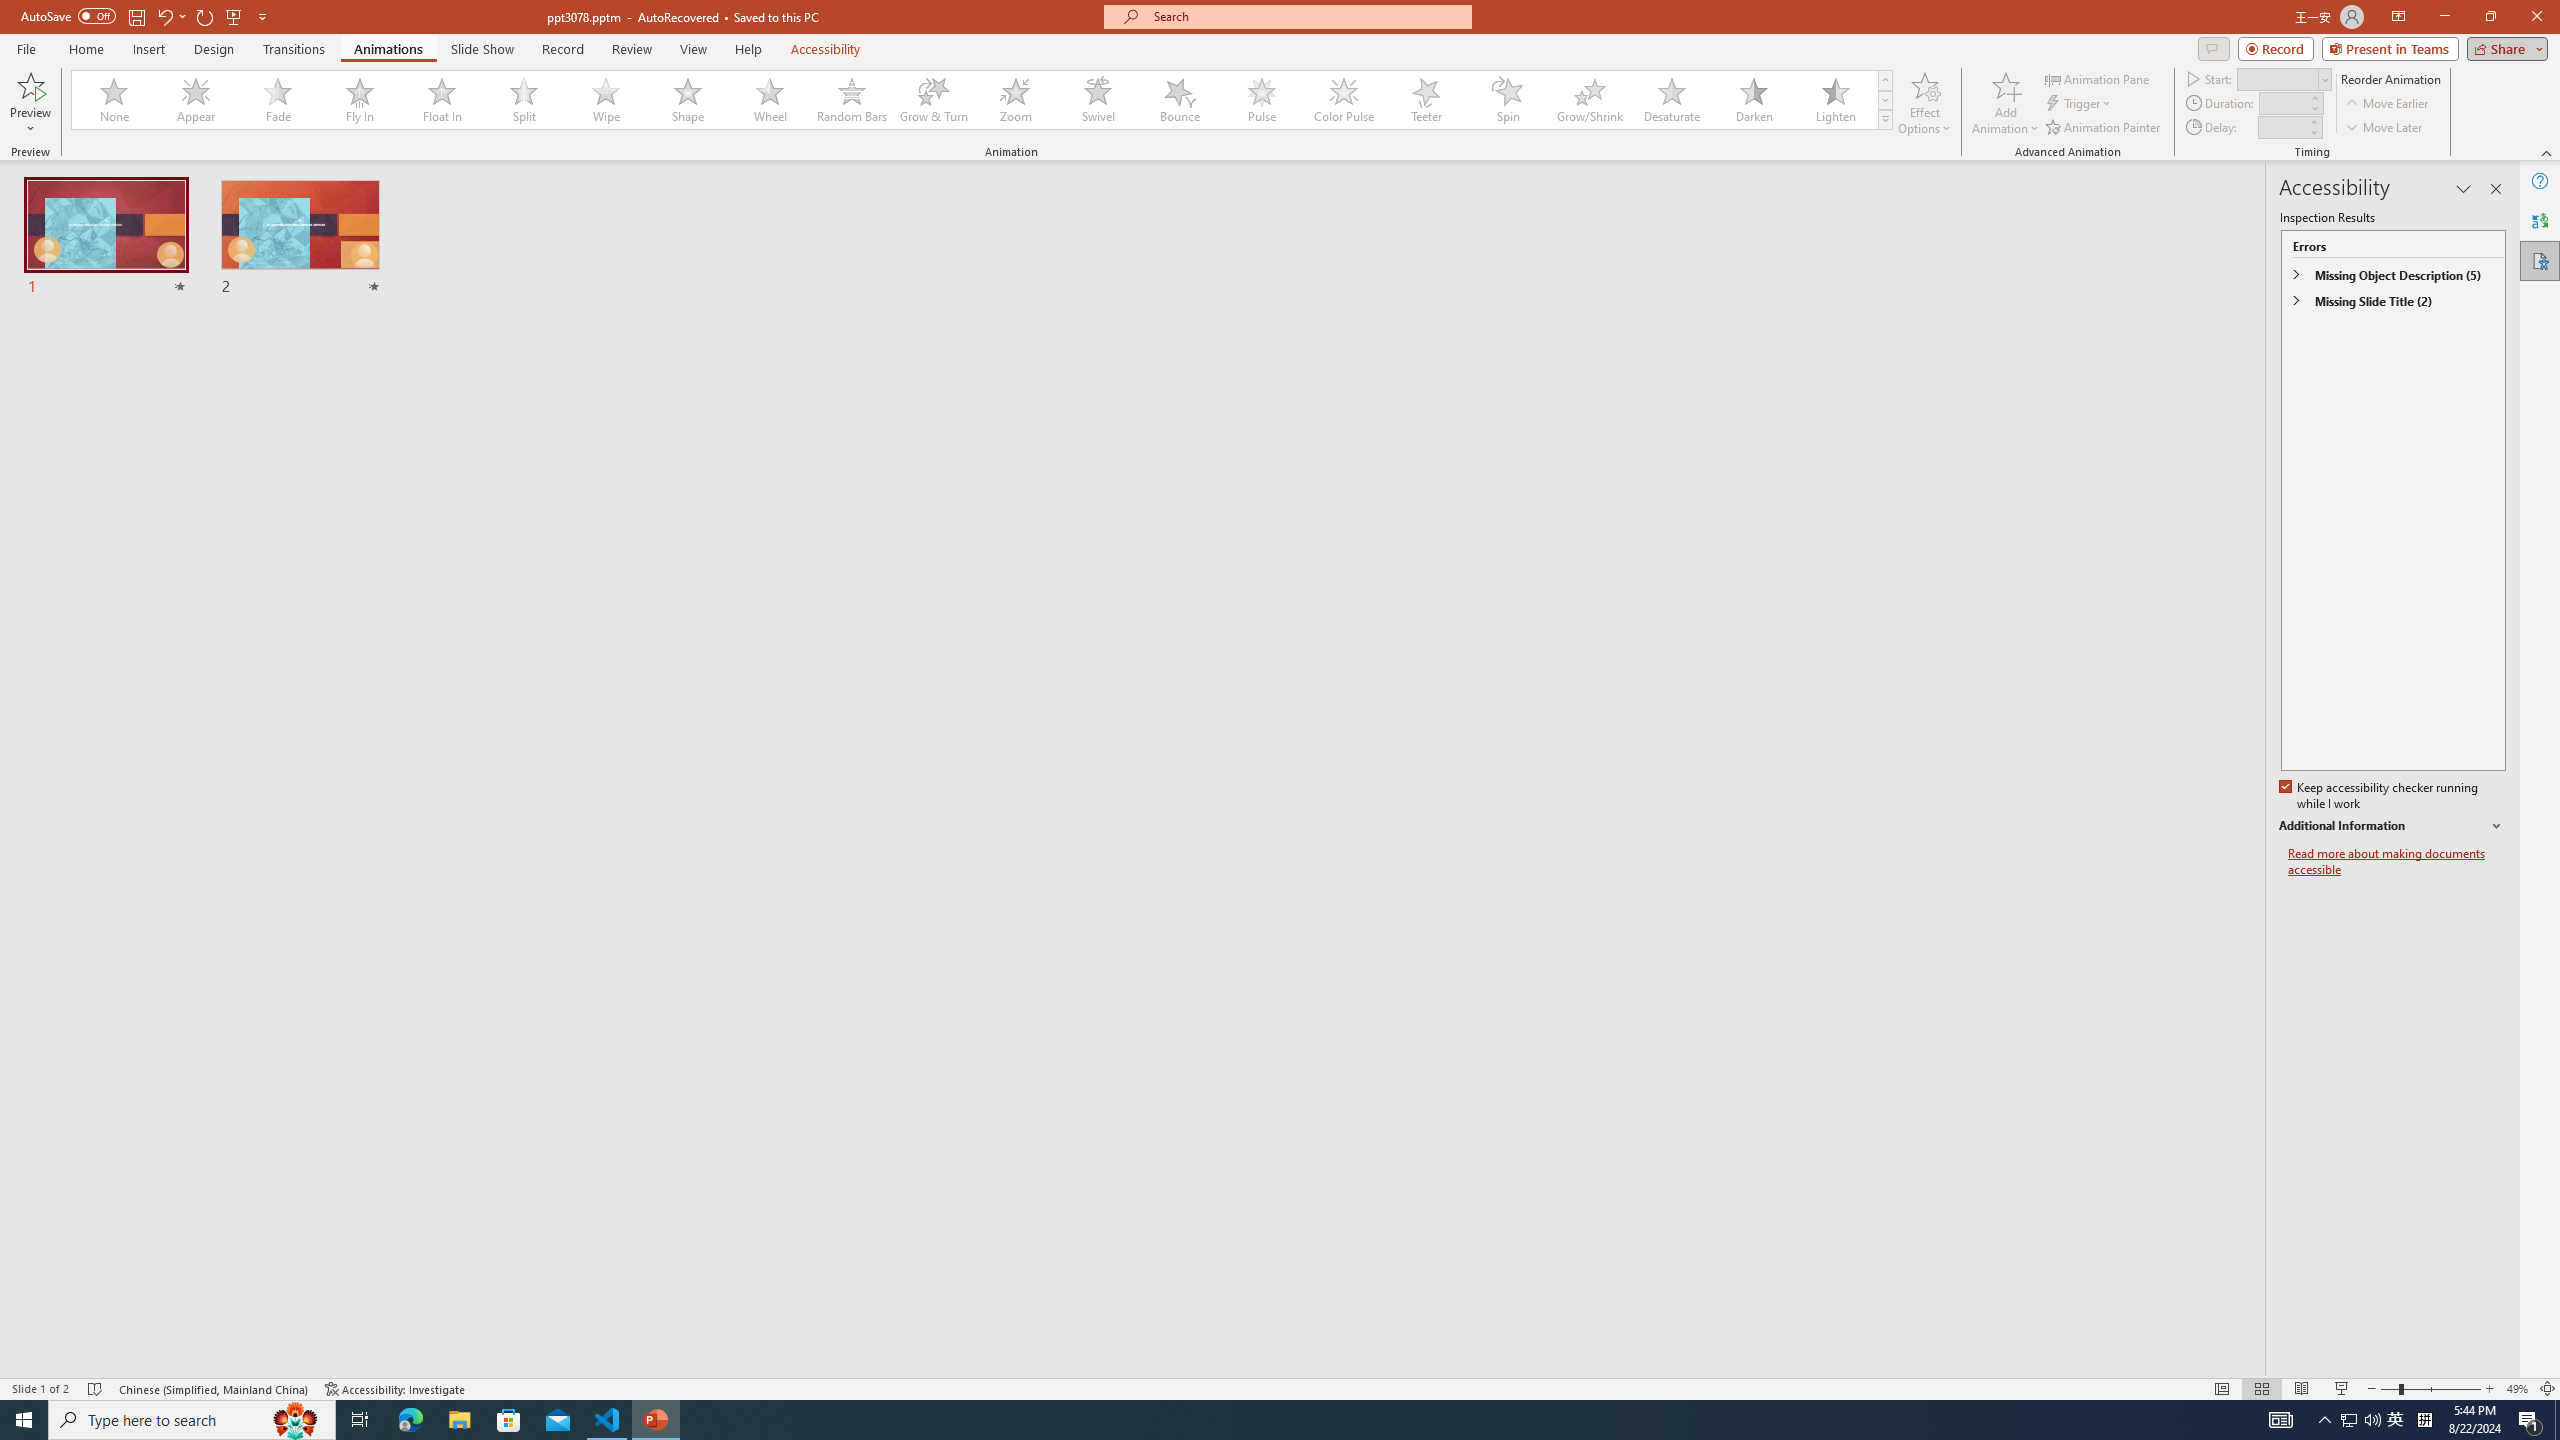 This screenshot has width=2560, height=1440. I want to click on 'Swivel', so click(1097, 99).